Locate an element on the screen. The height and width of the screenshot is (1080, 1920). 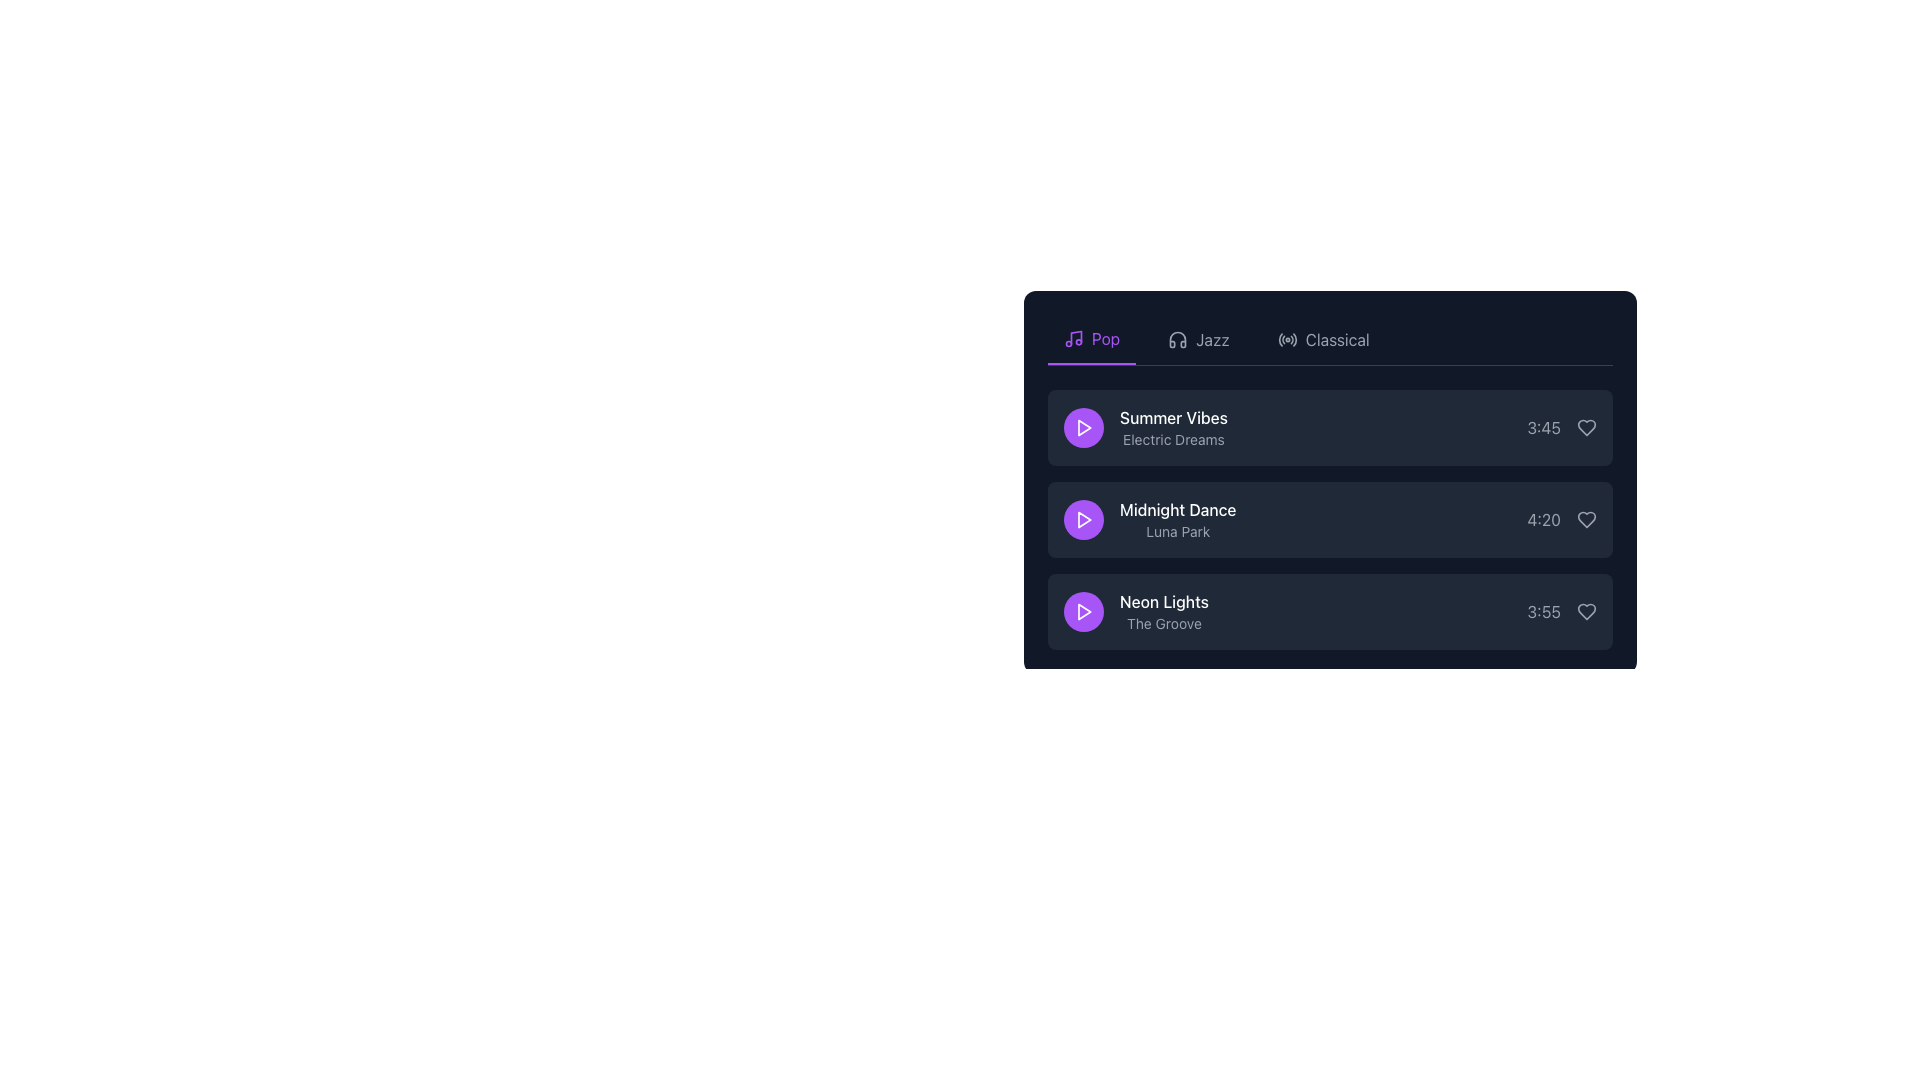
the play icon located within the purple rounded button in the list item containing the text 'Summer Vibes' and 'Electric Dreams' to initiate playback is located at coordinates (1083, 427).